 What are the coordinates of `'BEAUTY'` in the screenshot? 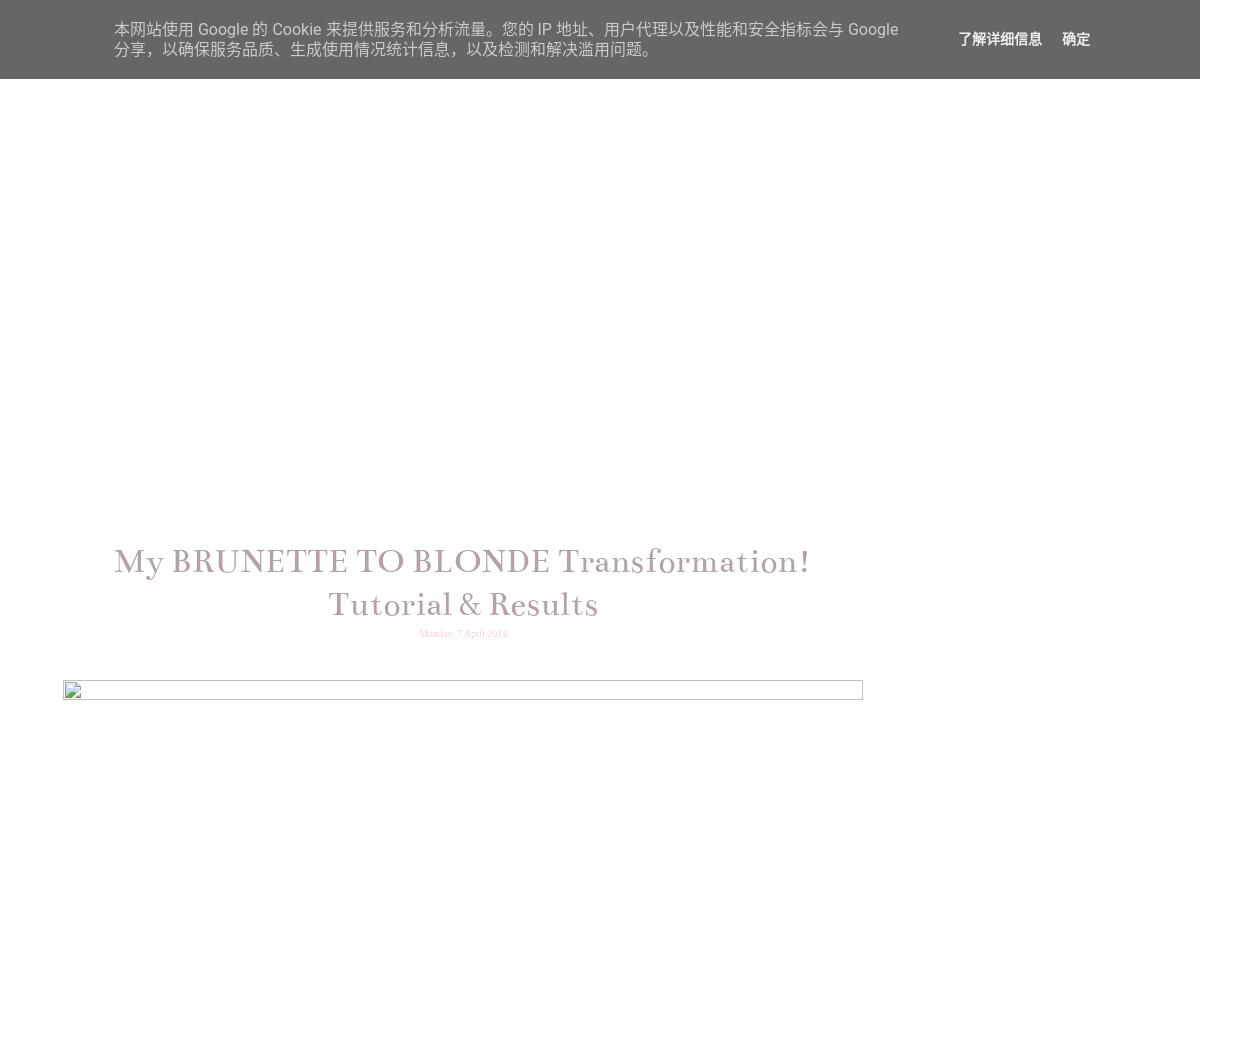 It's located at (777, 71).